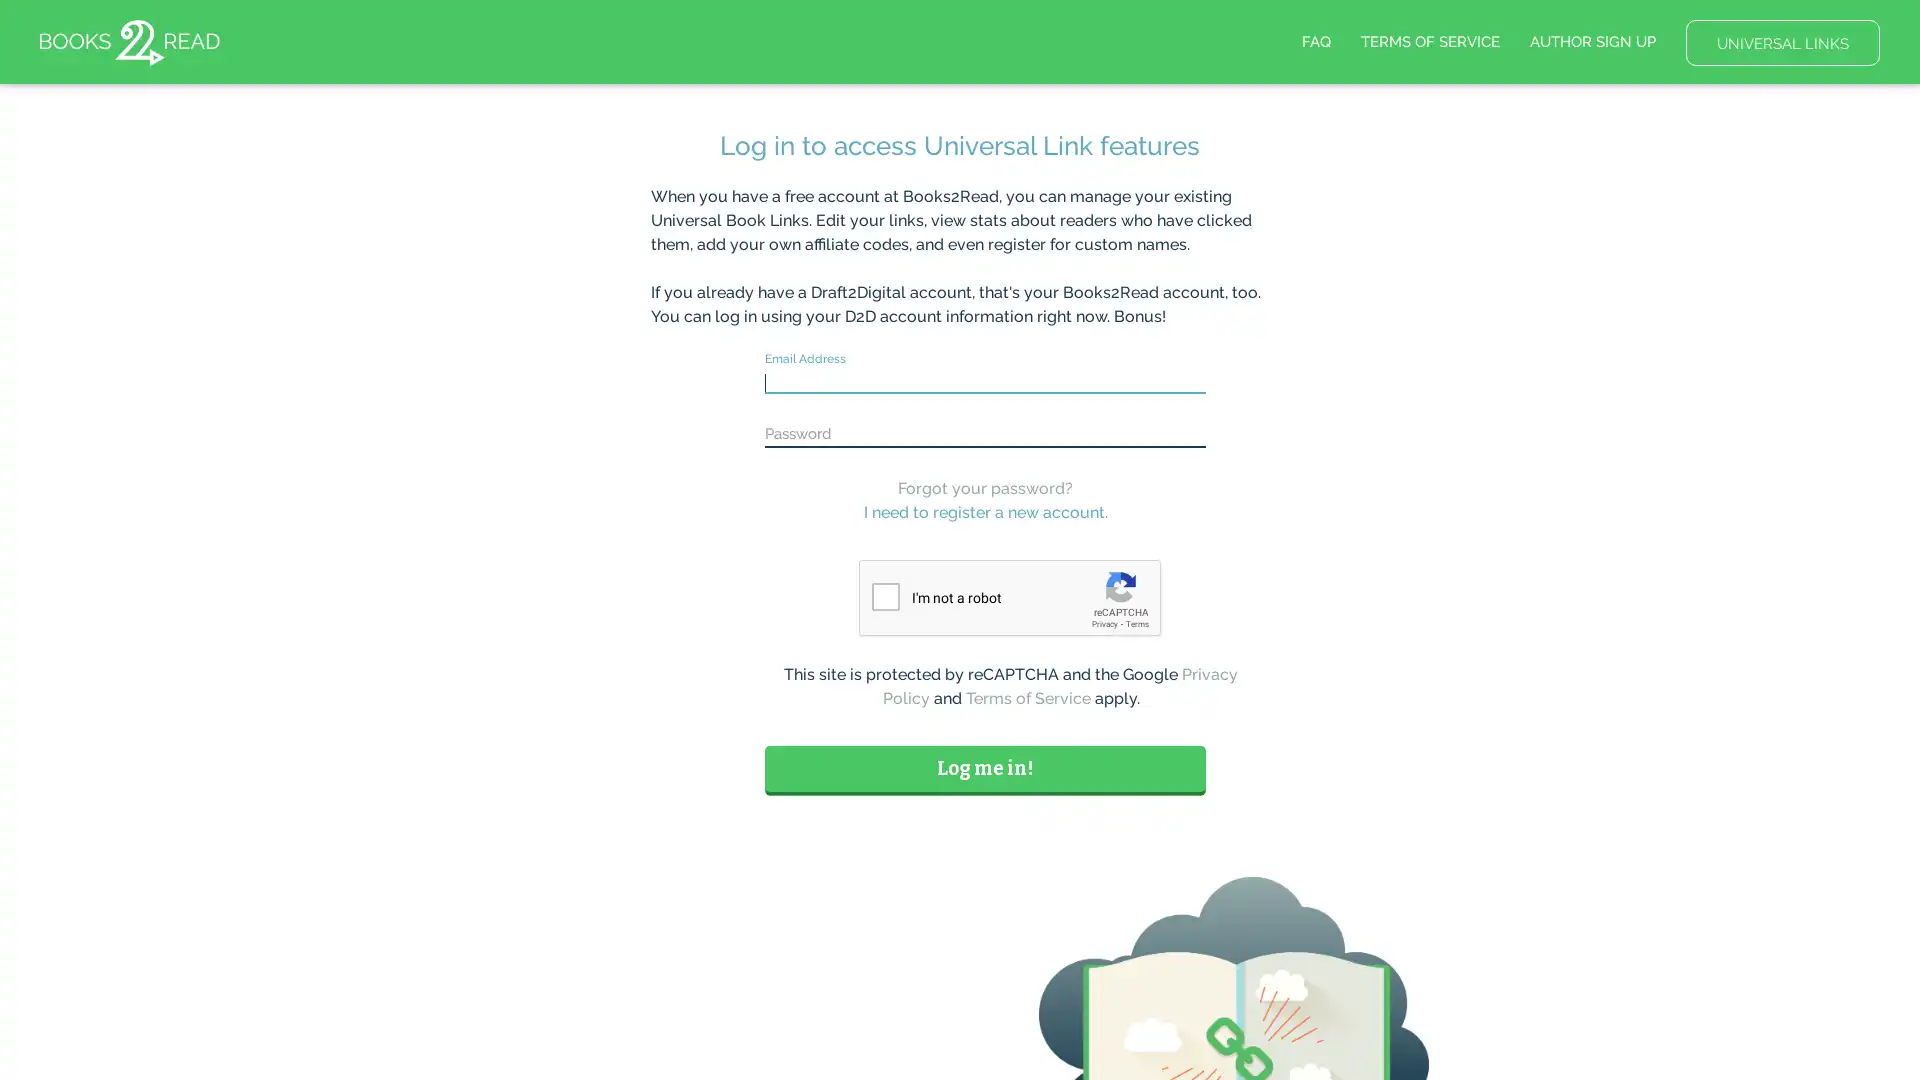  I want to click on Log me in!, so click(985, 767).